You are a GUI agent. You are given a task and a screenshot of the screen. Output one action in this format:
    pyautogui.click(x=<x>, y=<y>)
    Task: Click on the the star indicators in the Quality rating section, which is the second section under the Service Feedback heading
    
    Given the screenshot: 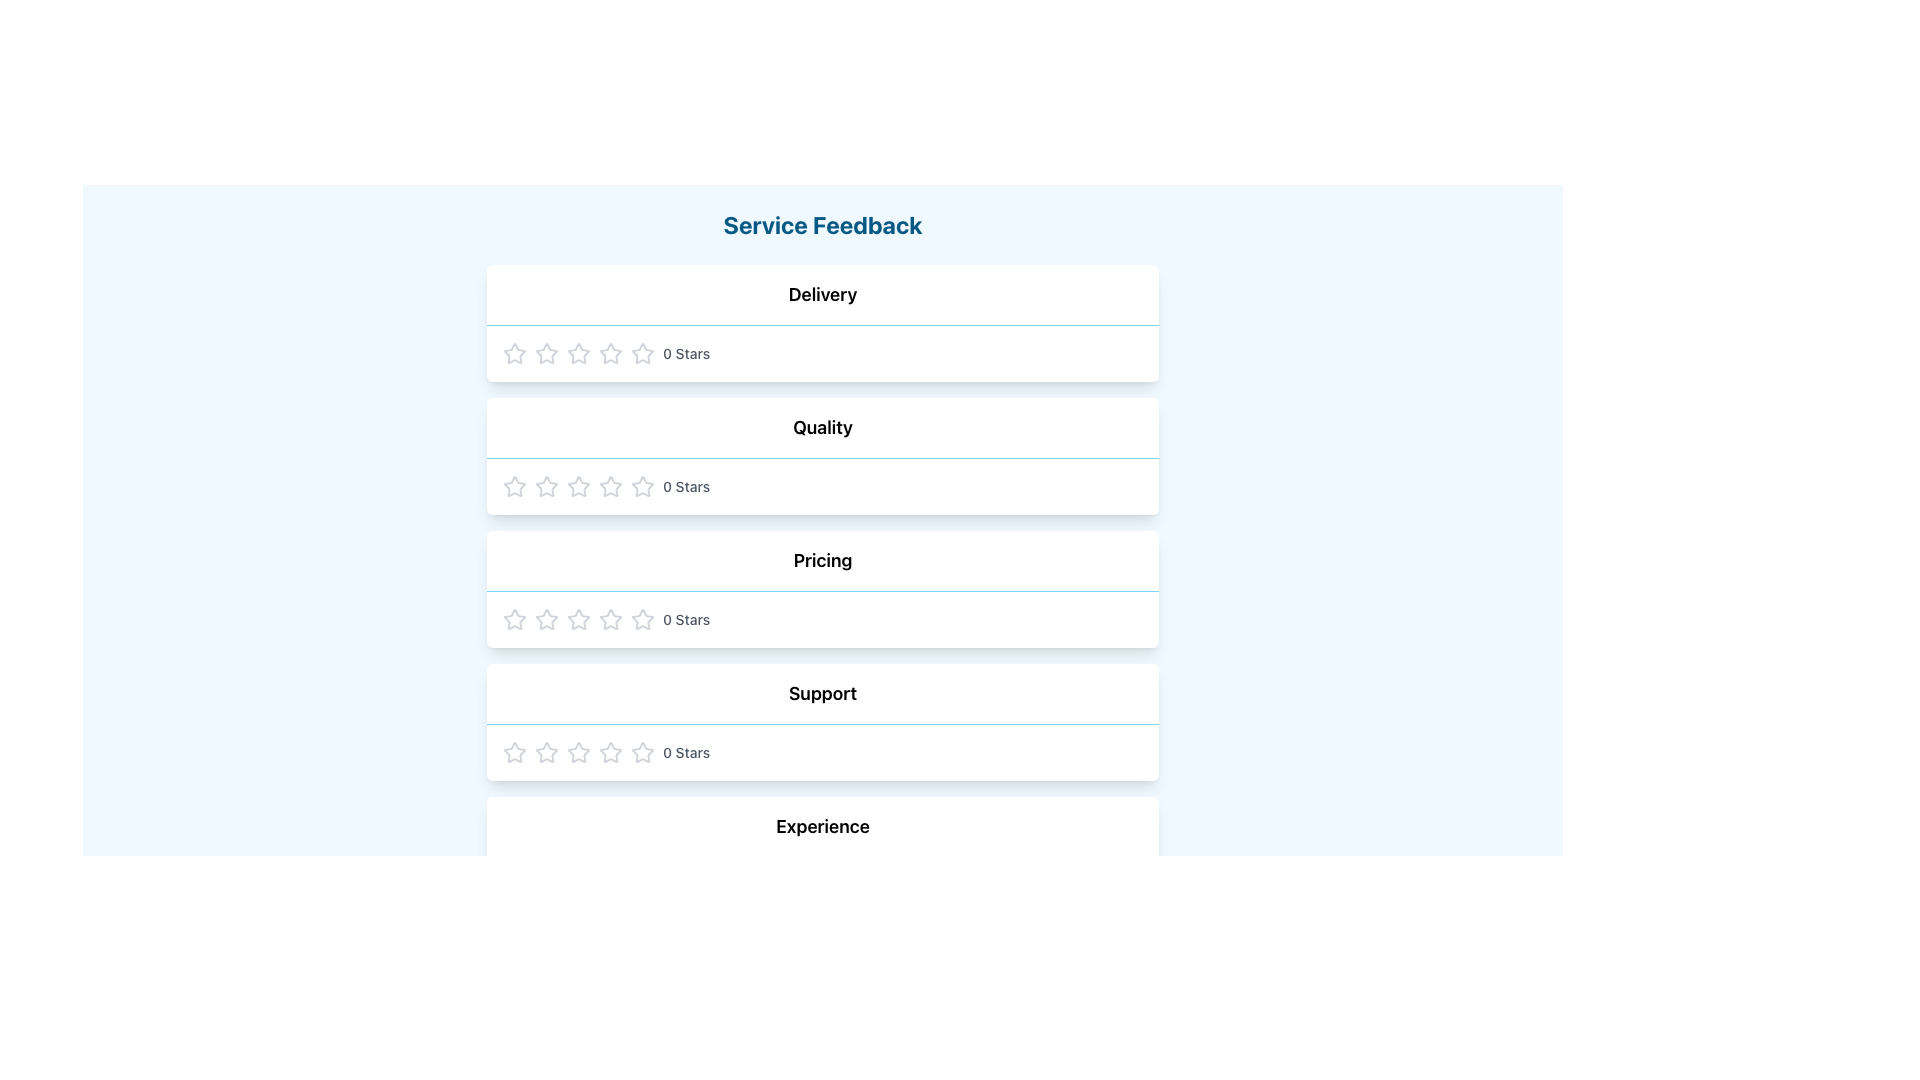 What is the action you would take?
    pyautogui.click(x=822, y=456)
    